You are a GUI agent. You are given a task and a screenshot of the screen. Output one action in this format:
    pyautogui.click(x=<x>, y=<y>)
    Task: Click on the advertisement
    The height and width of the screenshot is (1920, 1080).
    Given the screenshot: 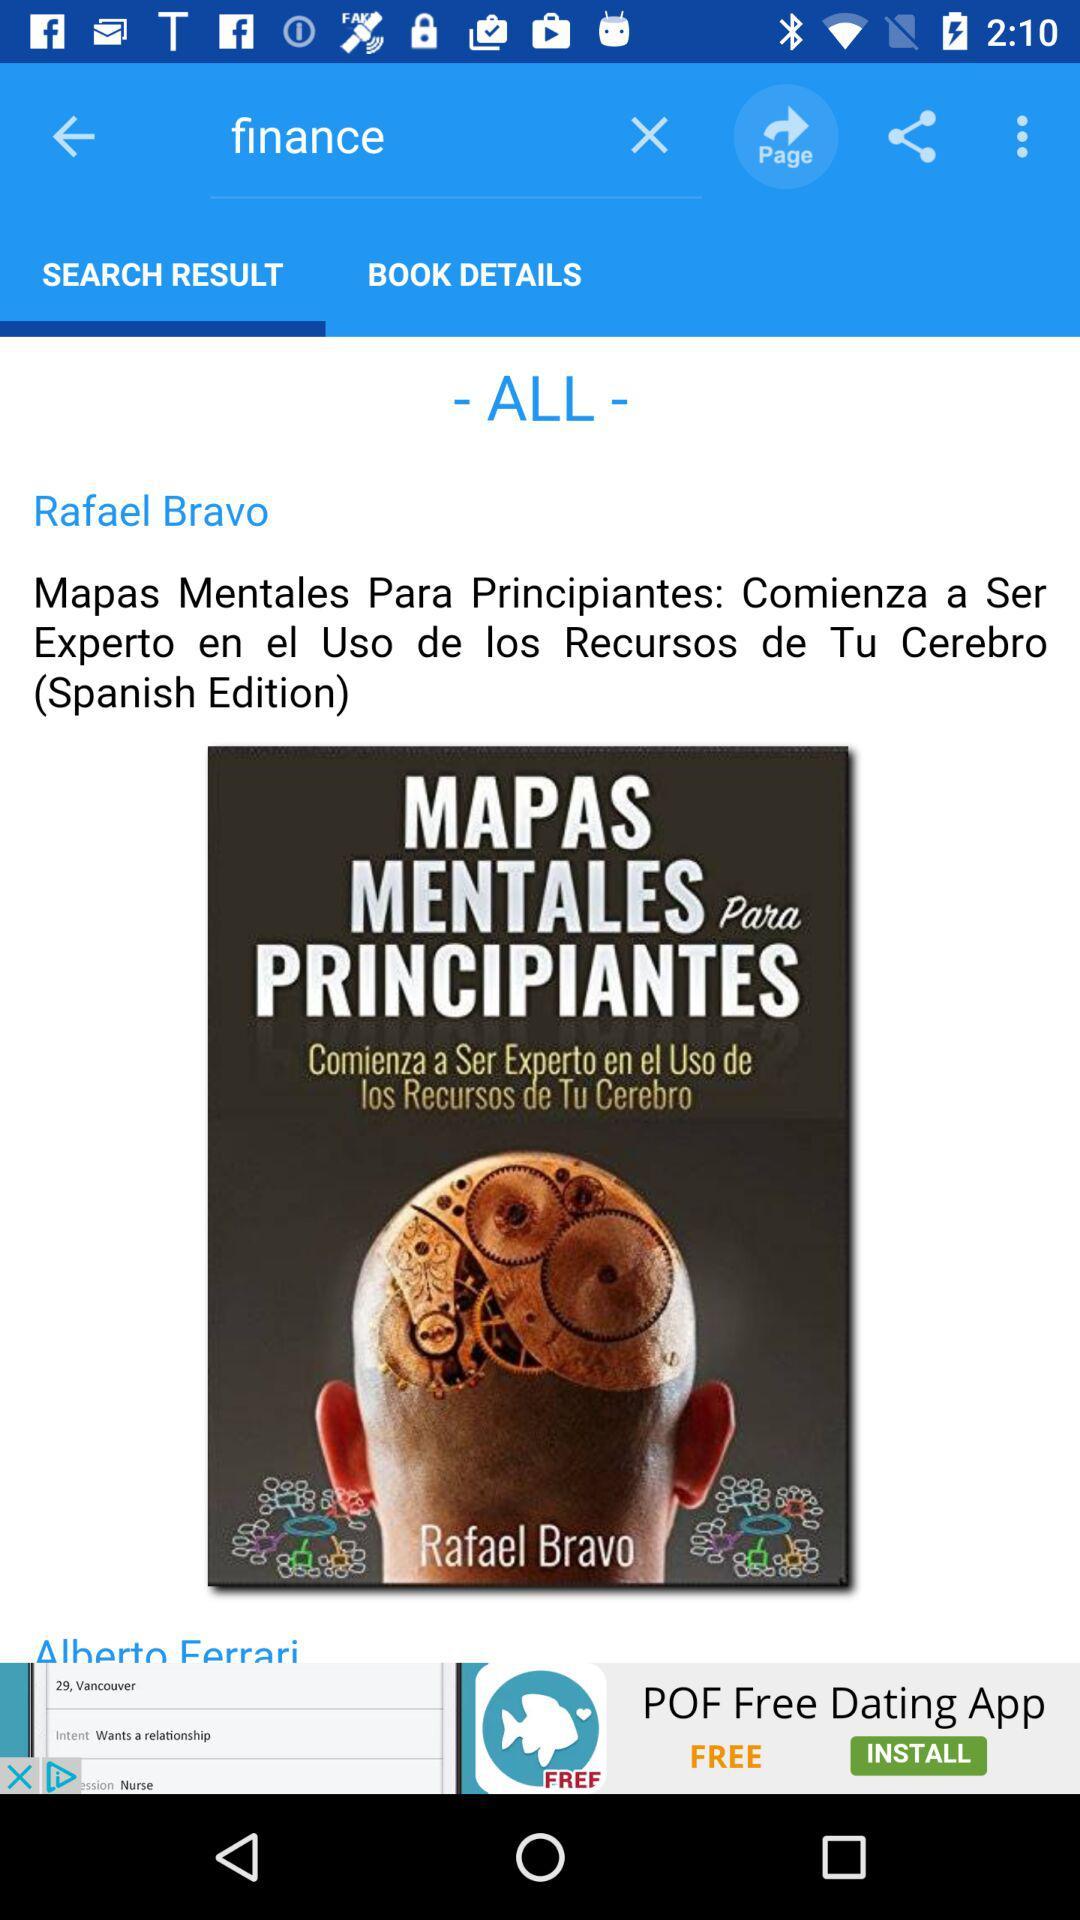 What is the action you would take?
    pyautogui.click(x=540, y=1727)
    